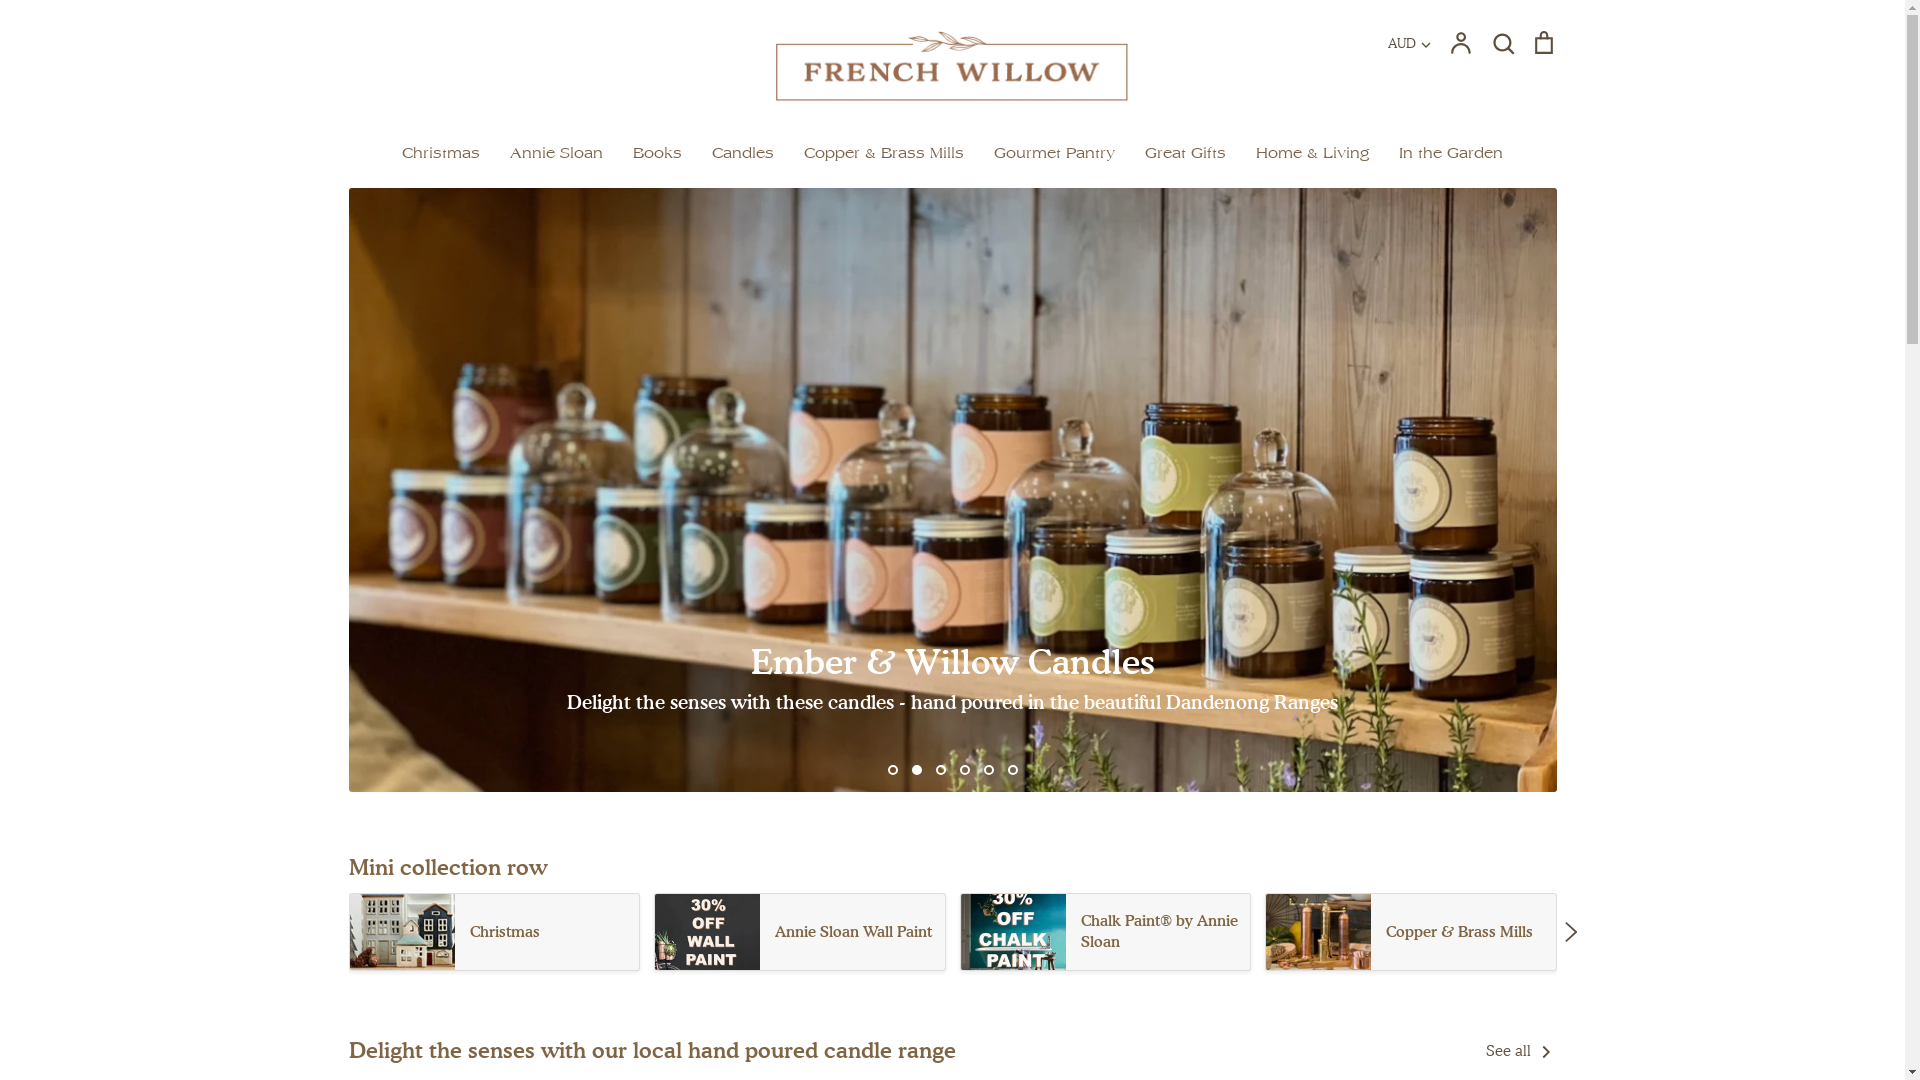  I want to click on 'See all', so click(1520, 1049).